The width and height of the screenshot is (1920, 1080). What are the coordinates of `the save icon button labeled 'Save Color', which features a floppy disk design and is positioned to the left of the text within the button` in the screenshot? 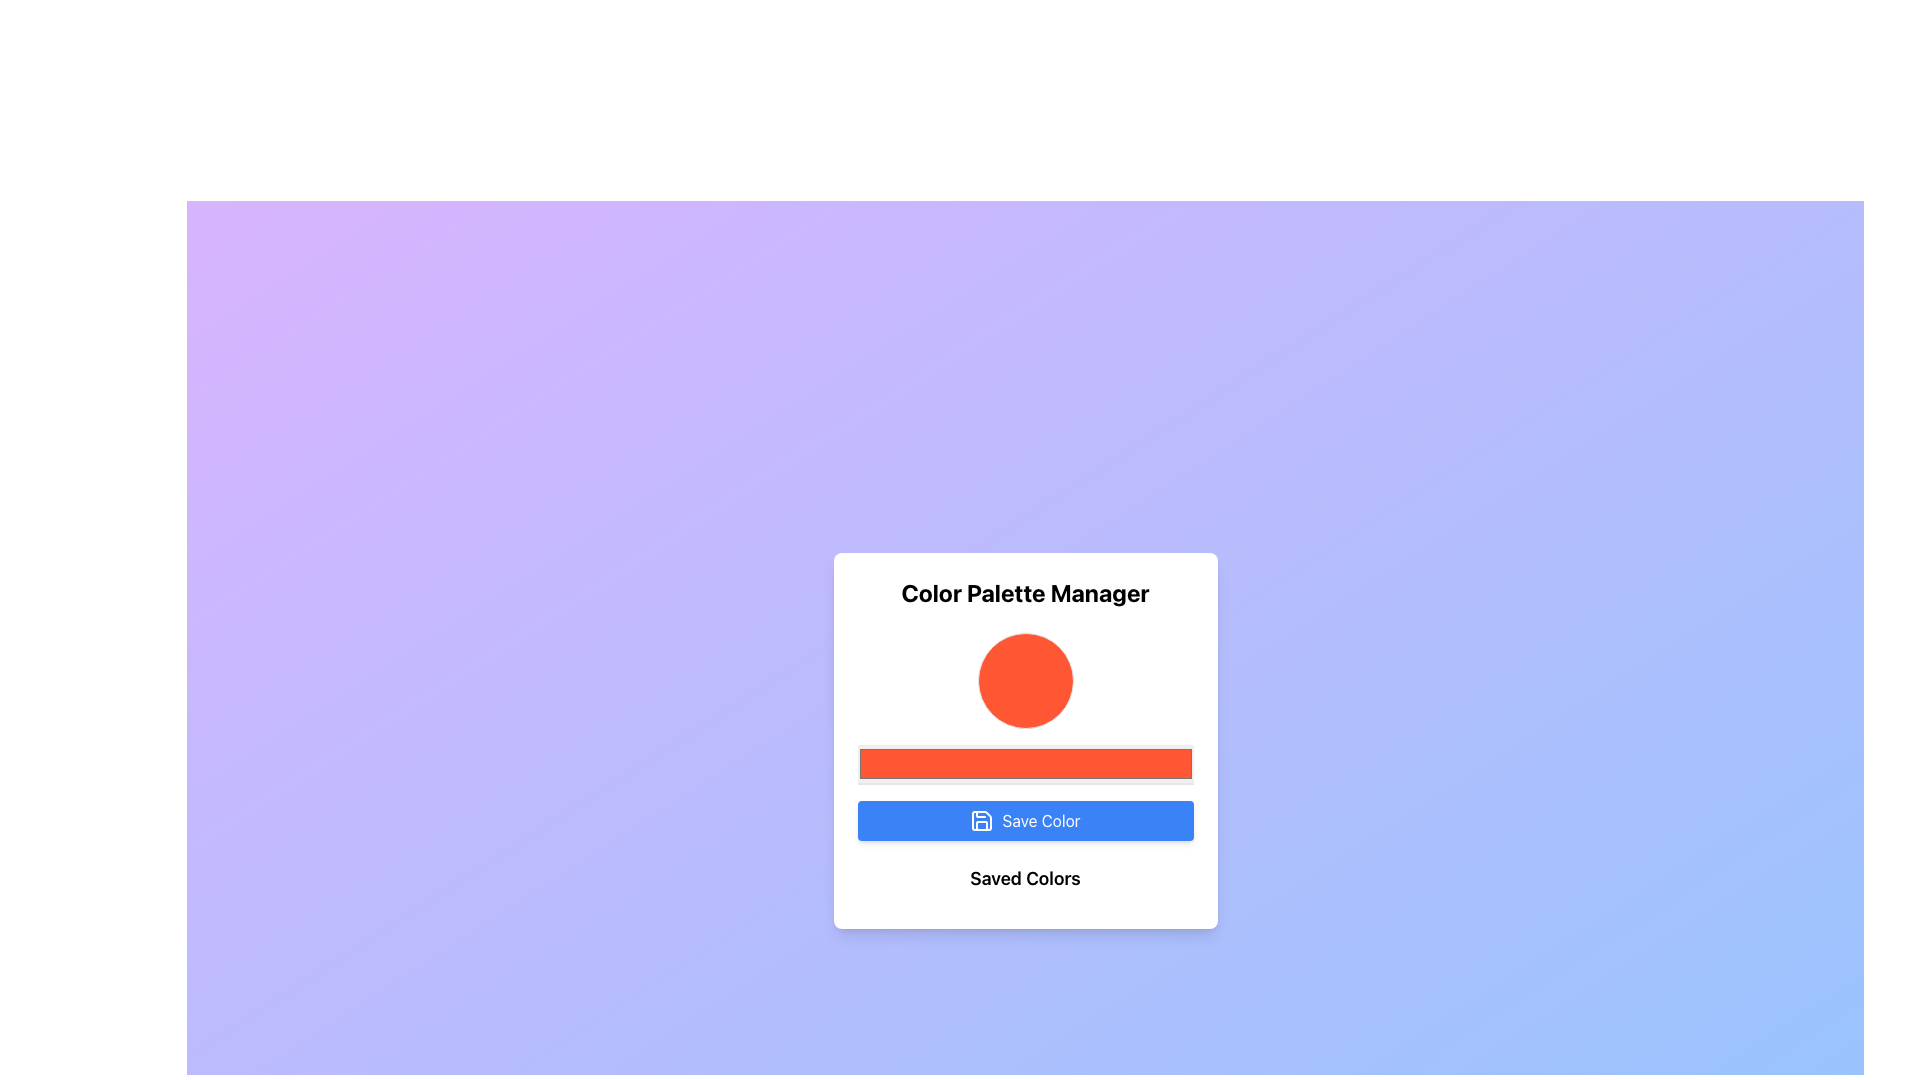 It's located at (982, 821).